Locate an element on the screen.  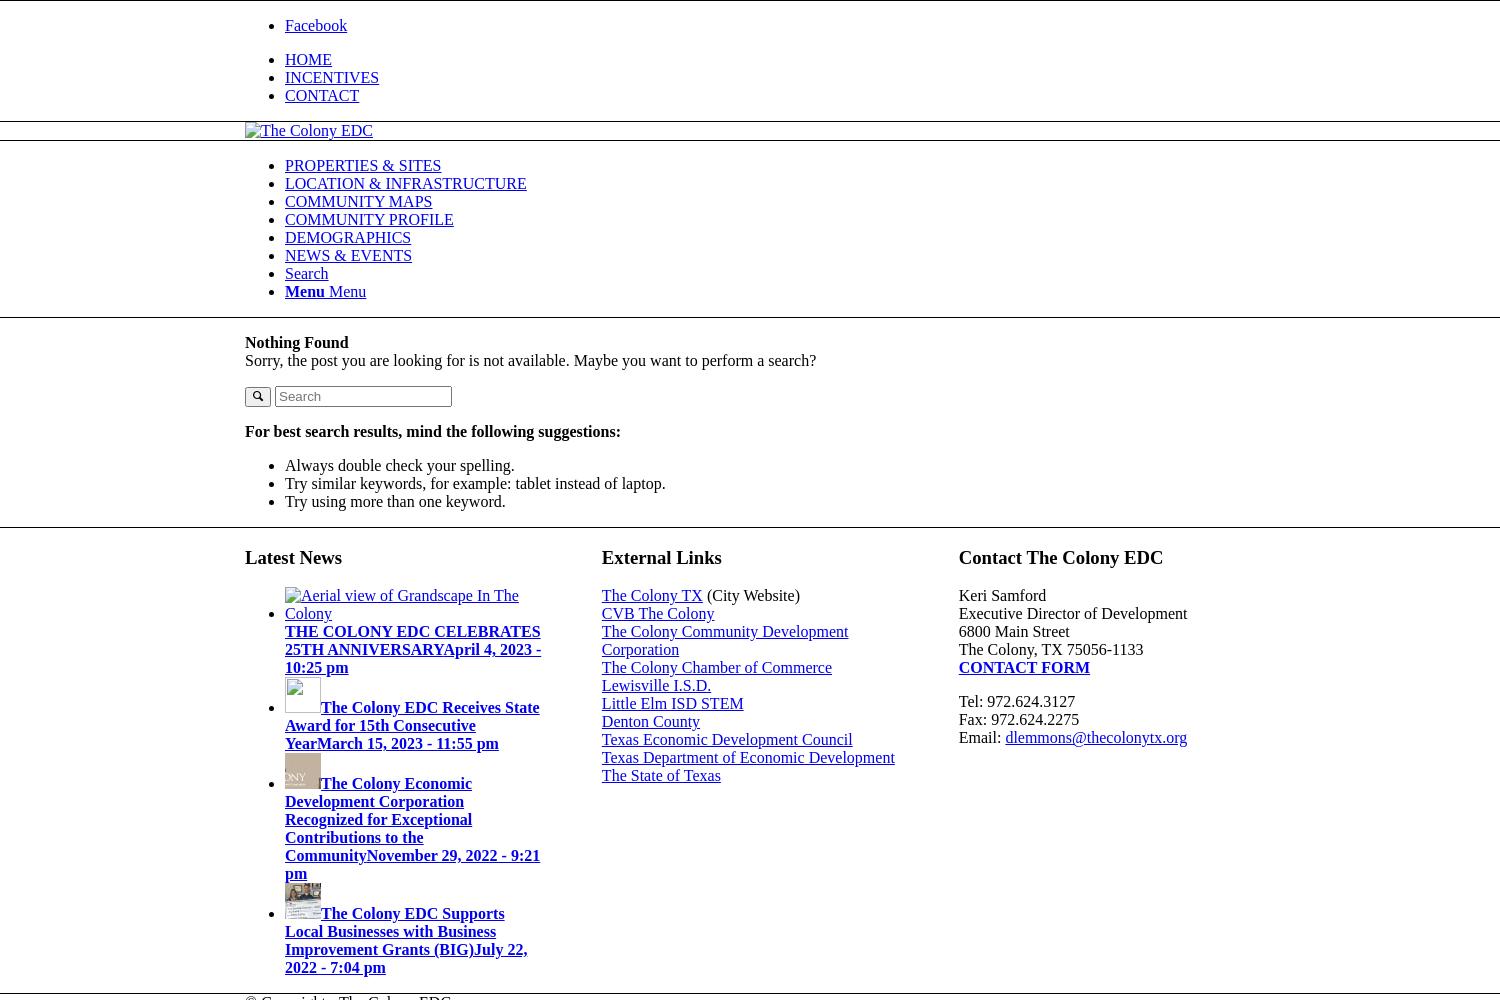
'April 4, 2023 - 10:25 pm' is located at coordinates (412, 658).